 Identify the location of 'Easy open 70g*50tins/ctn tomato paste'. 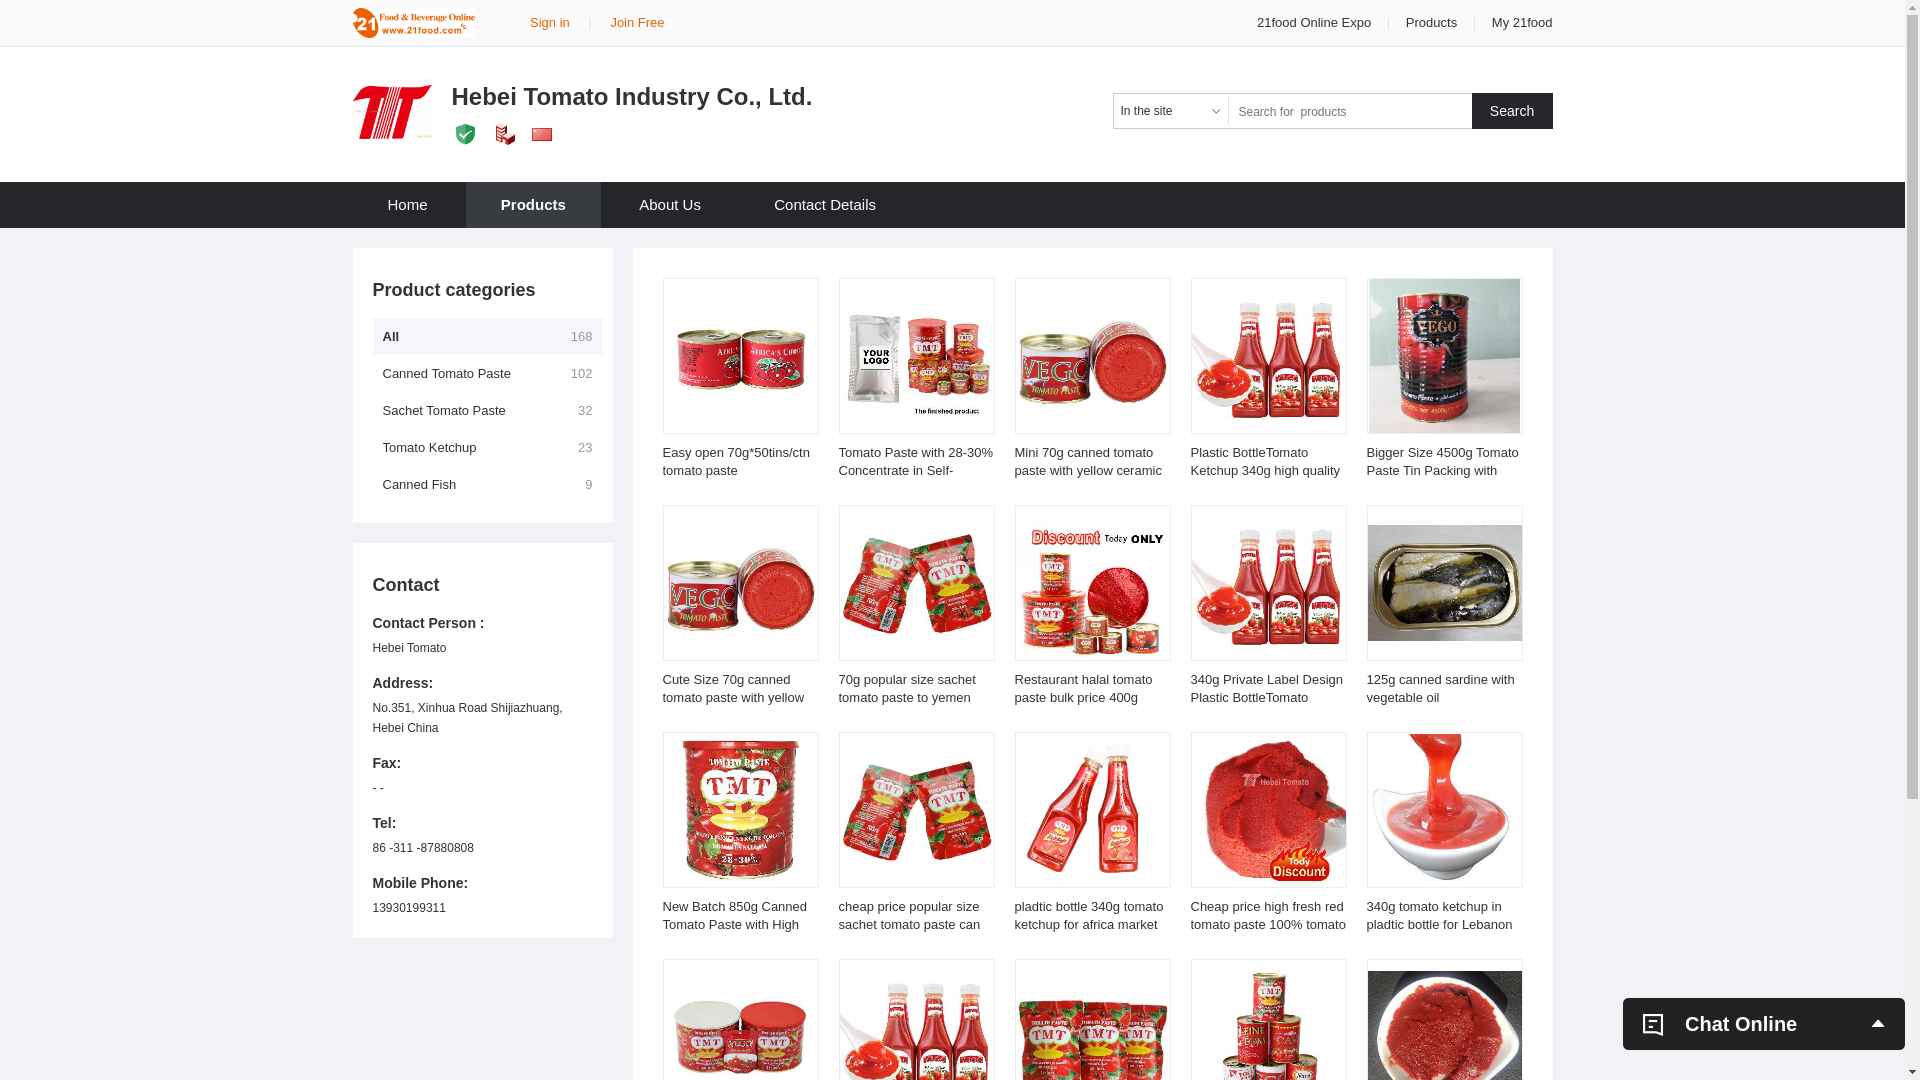
(734, 461).